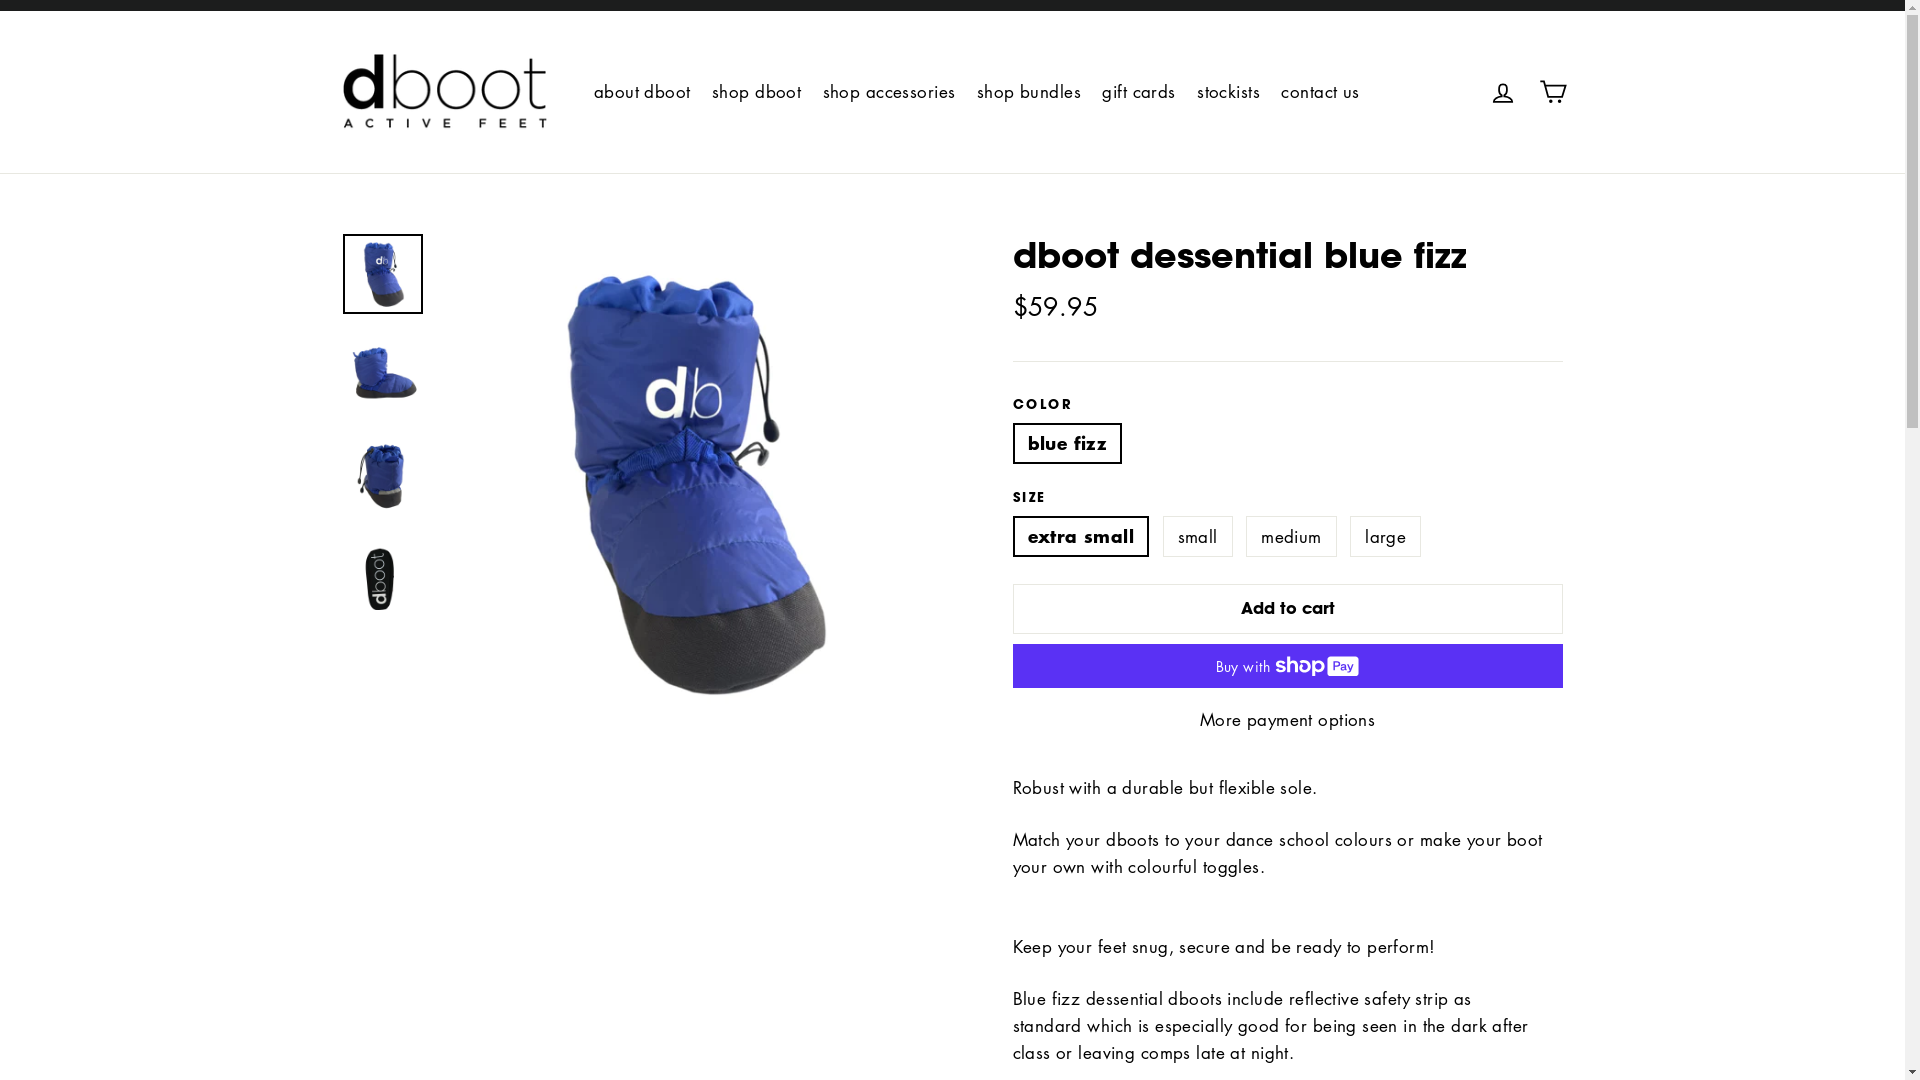 This screenshot has height=1080, width=1920. I want to click on 'Log in', so click(1502, 92).